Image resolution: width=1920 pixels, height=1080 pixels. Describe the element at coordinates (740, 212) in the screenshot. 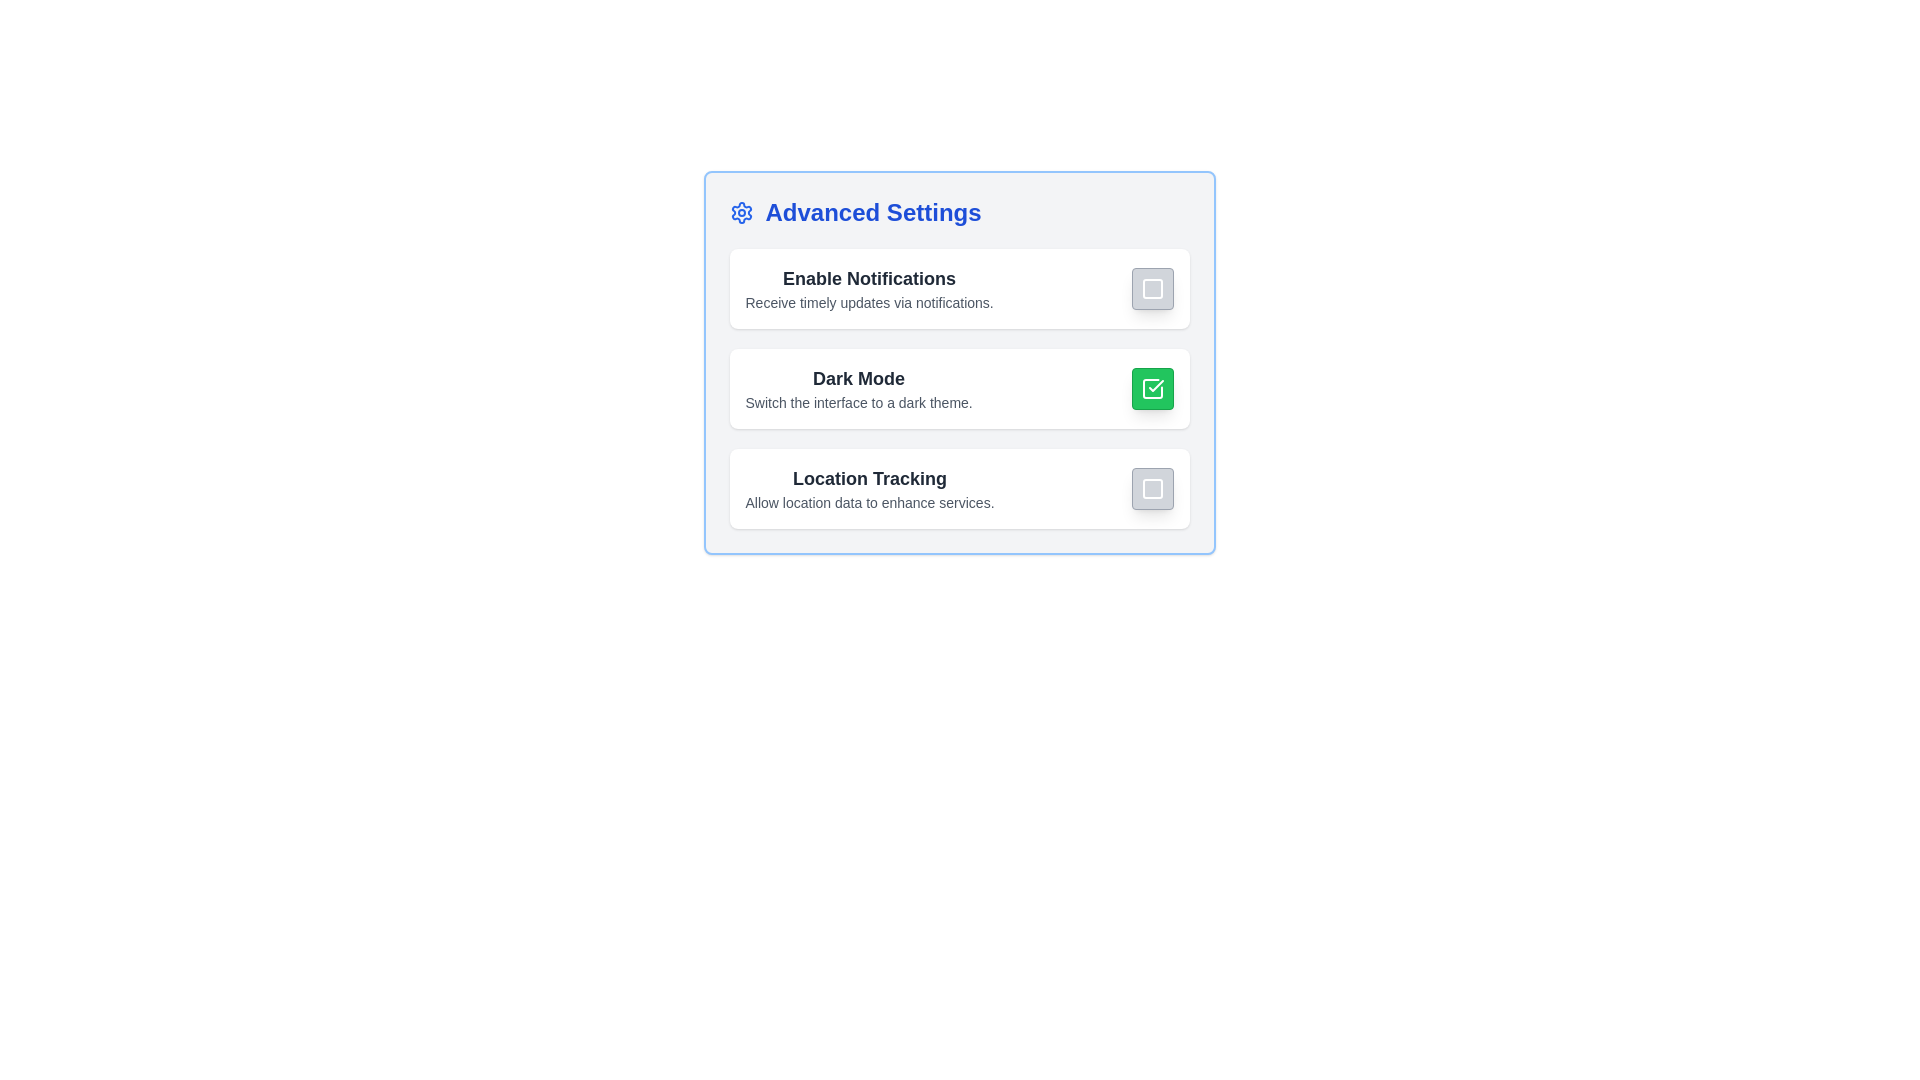

I see `the blue gear icon next to the 'Advanced Settings' text` at that location.